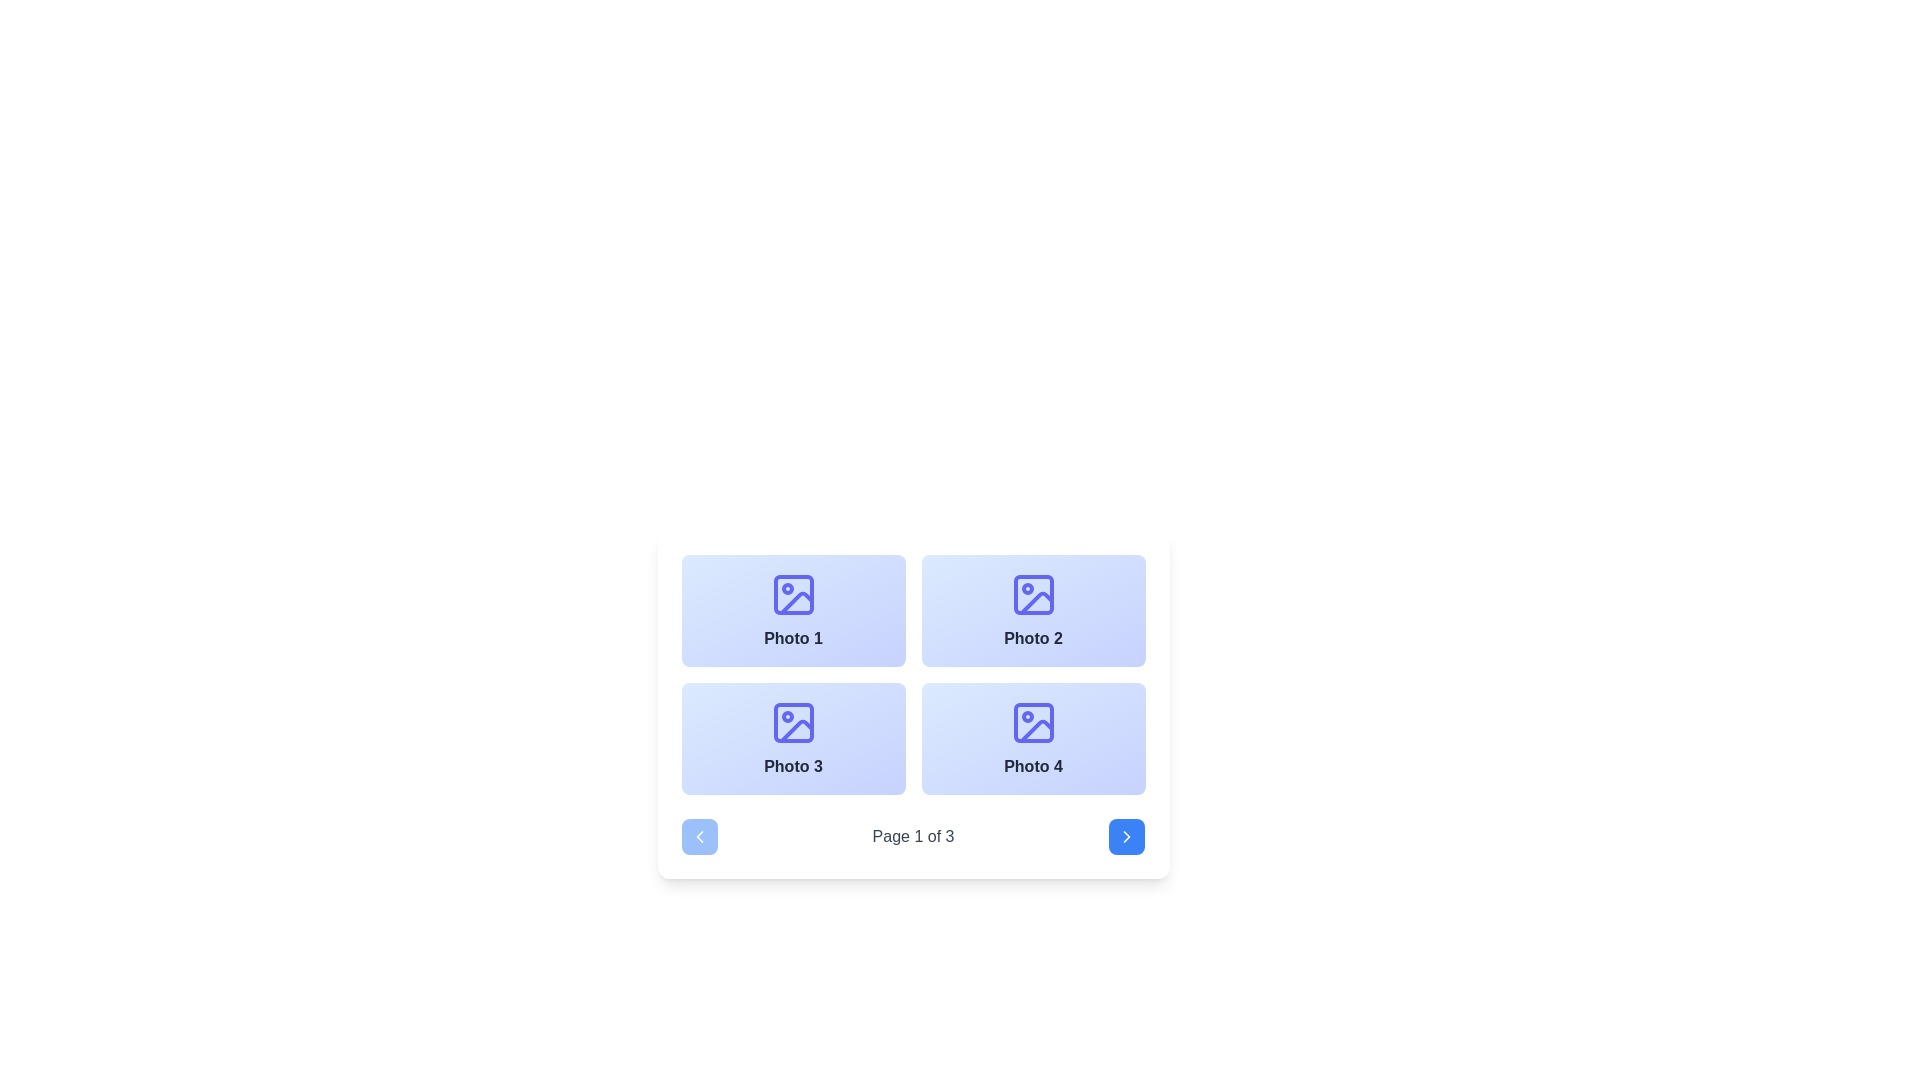 This screenshot has height=1080, width=1920. I want to click on the background shape of the image icon located in the bottom-right cell of the 2x2 grid layout, which features rounded corners and a minimalistic line art design, so click(1033, 722).